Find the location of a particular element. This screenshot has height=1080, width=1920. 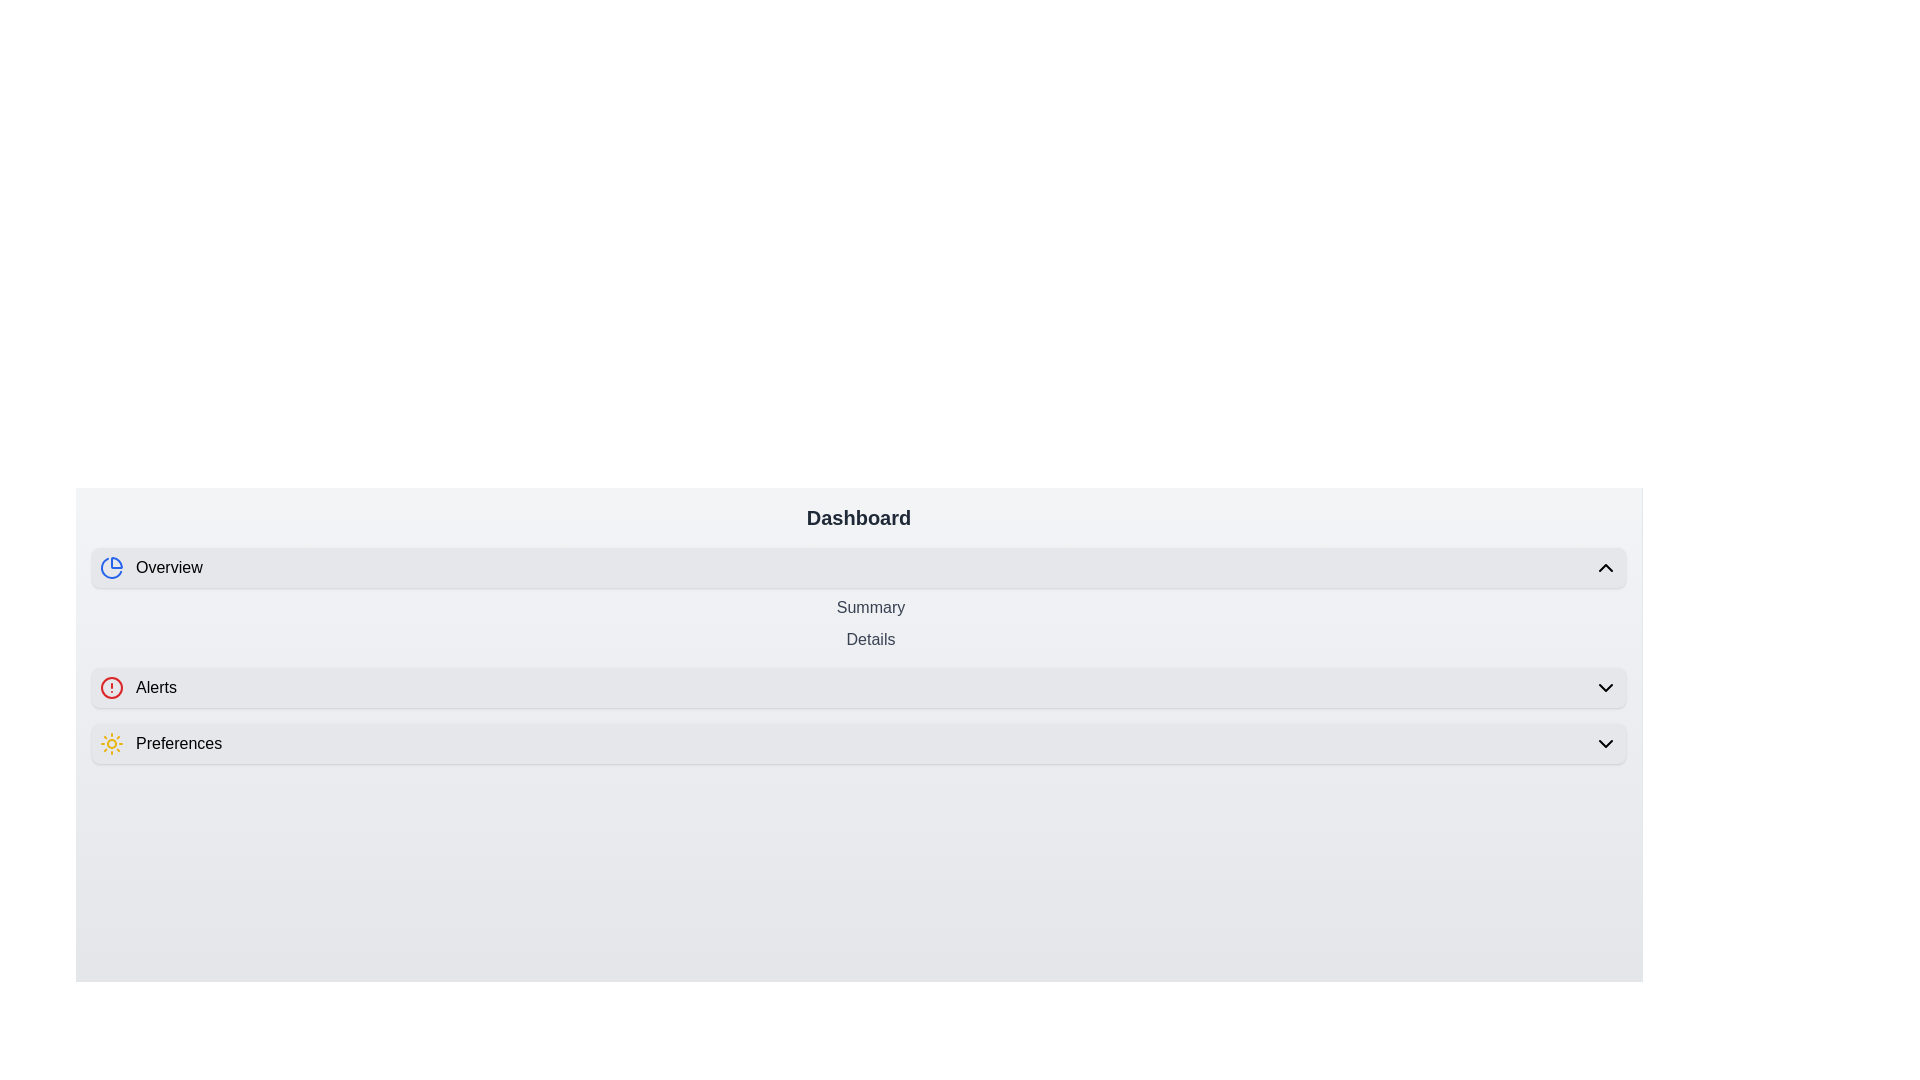

the downward-facing chevron icon is located at coordinates (1606, 686).